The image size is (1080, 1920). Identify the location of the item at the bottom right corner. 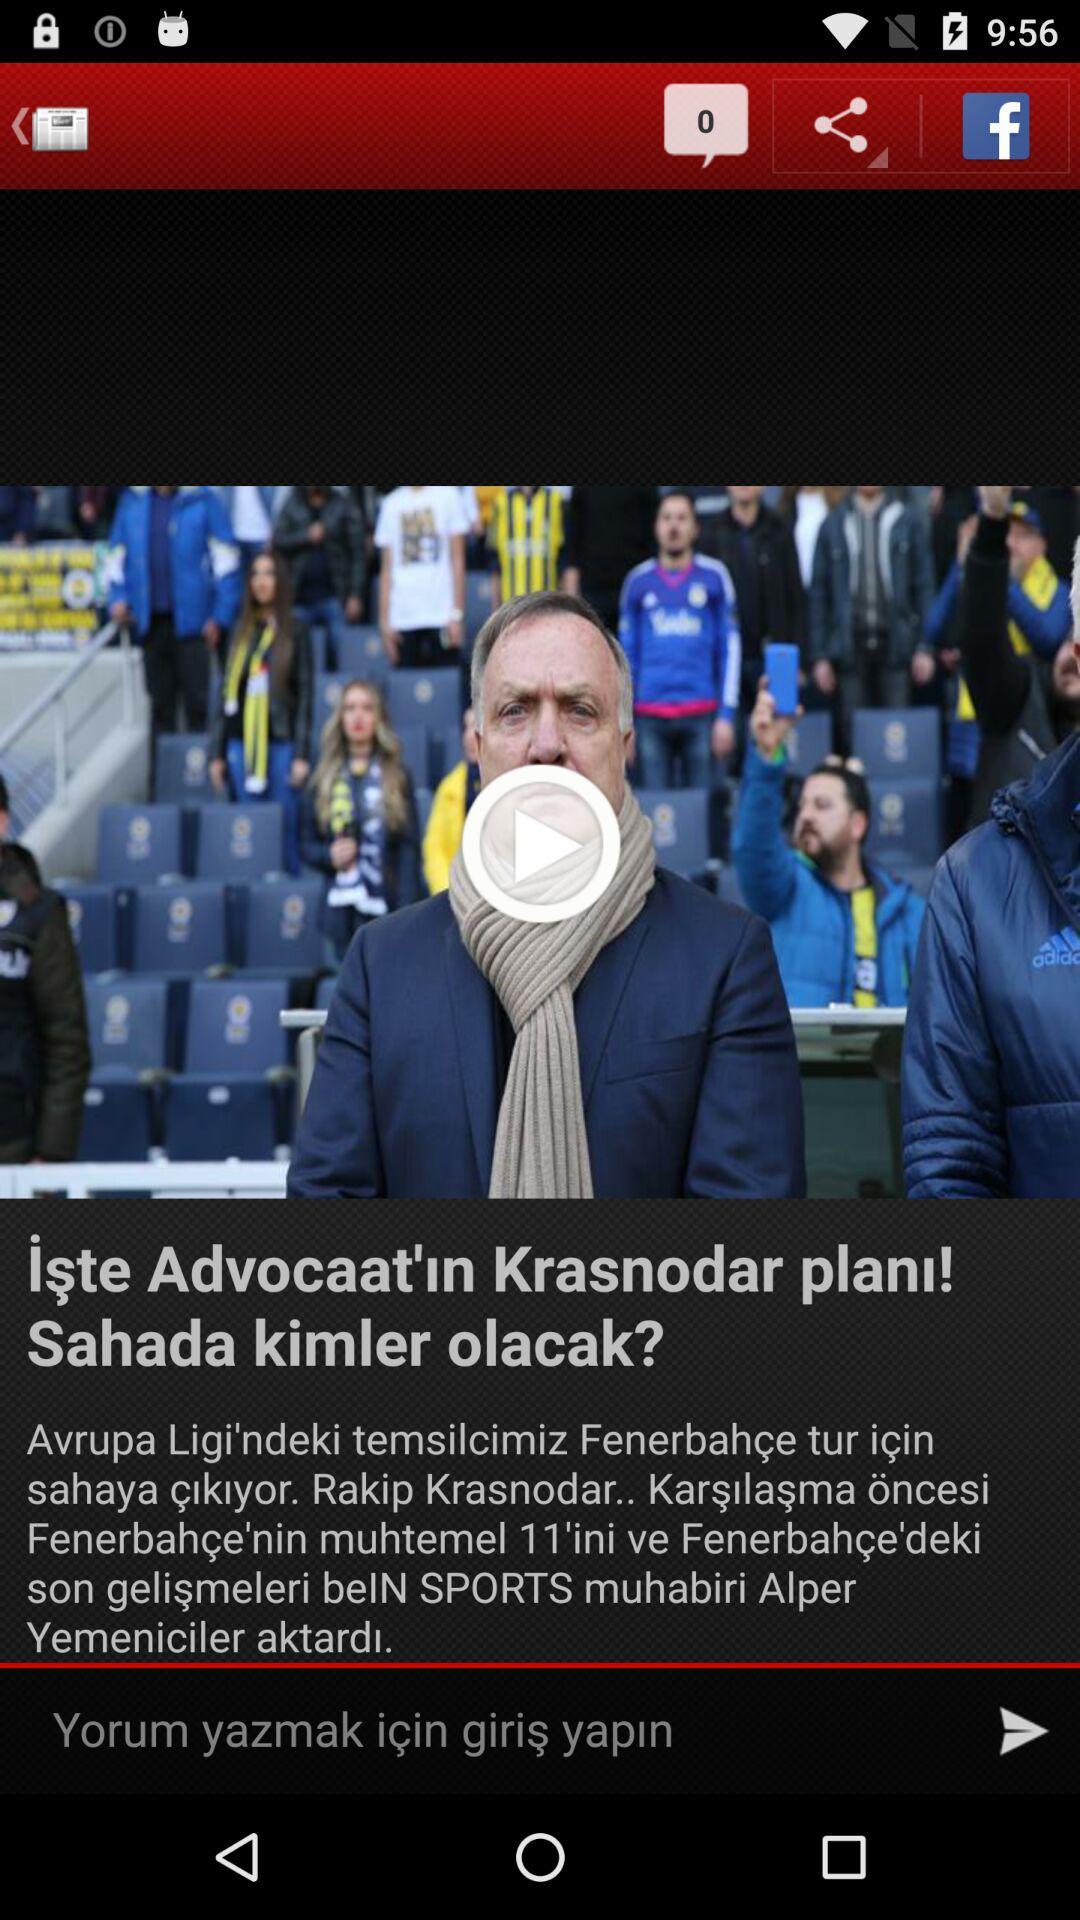
(1024, 1730).